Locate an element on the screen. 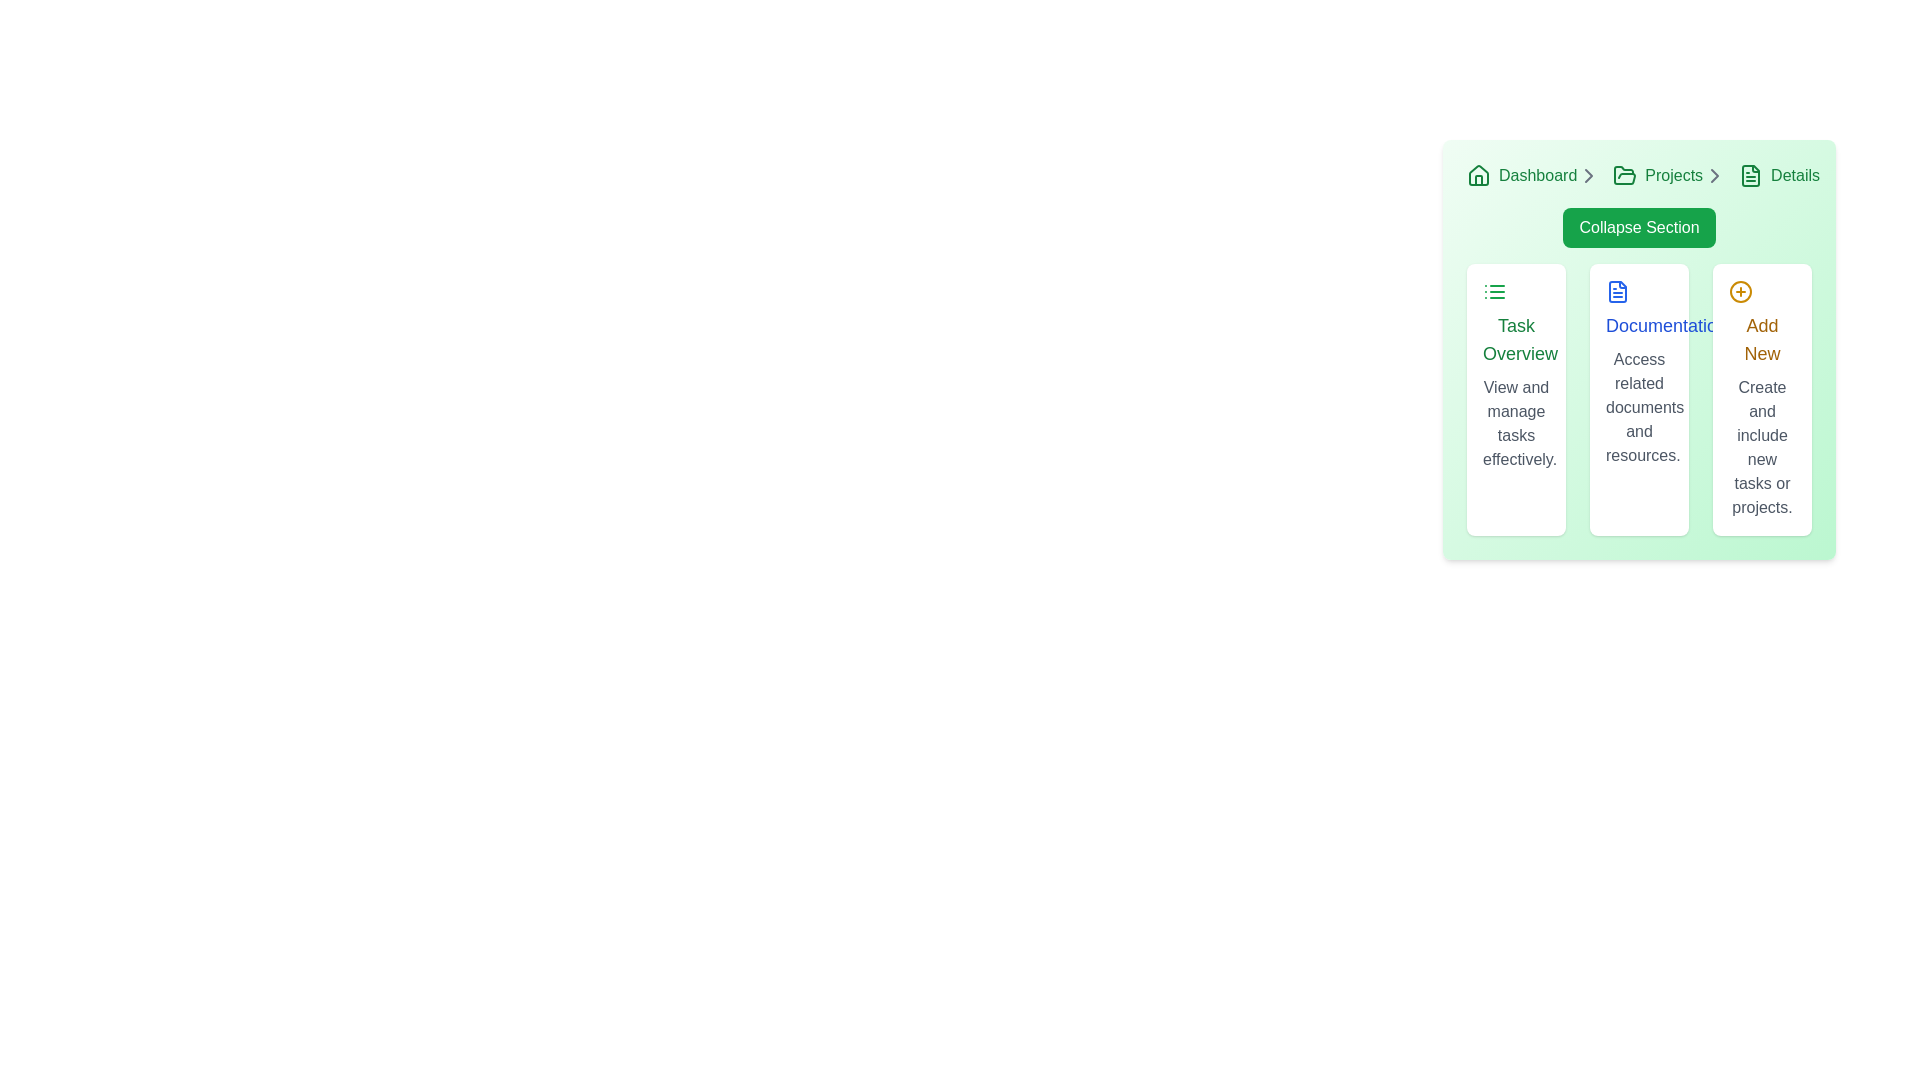 This screenshot has width=1920, height=1080. the collapse button located at the top-center of the panel to hide the content section below it is located at coordinates (1639, 226).